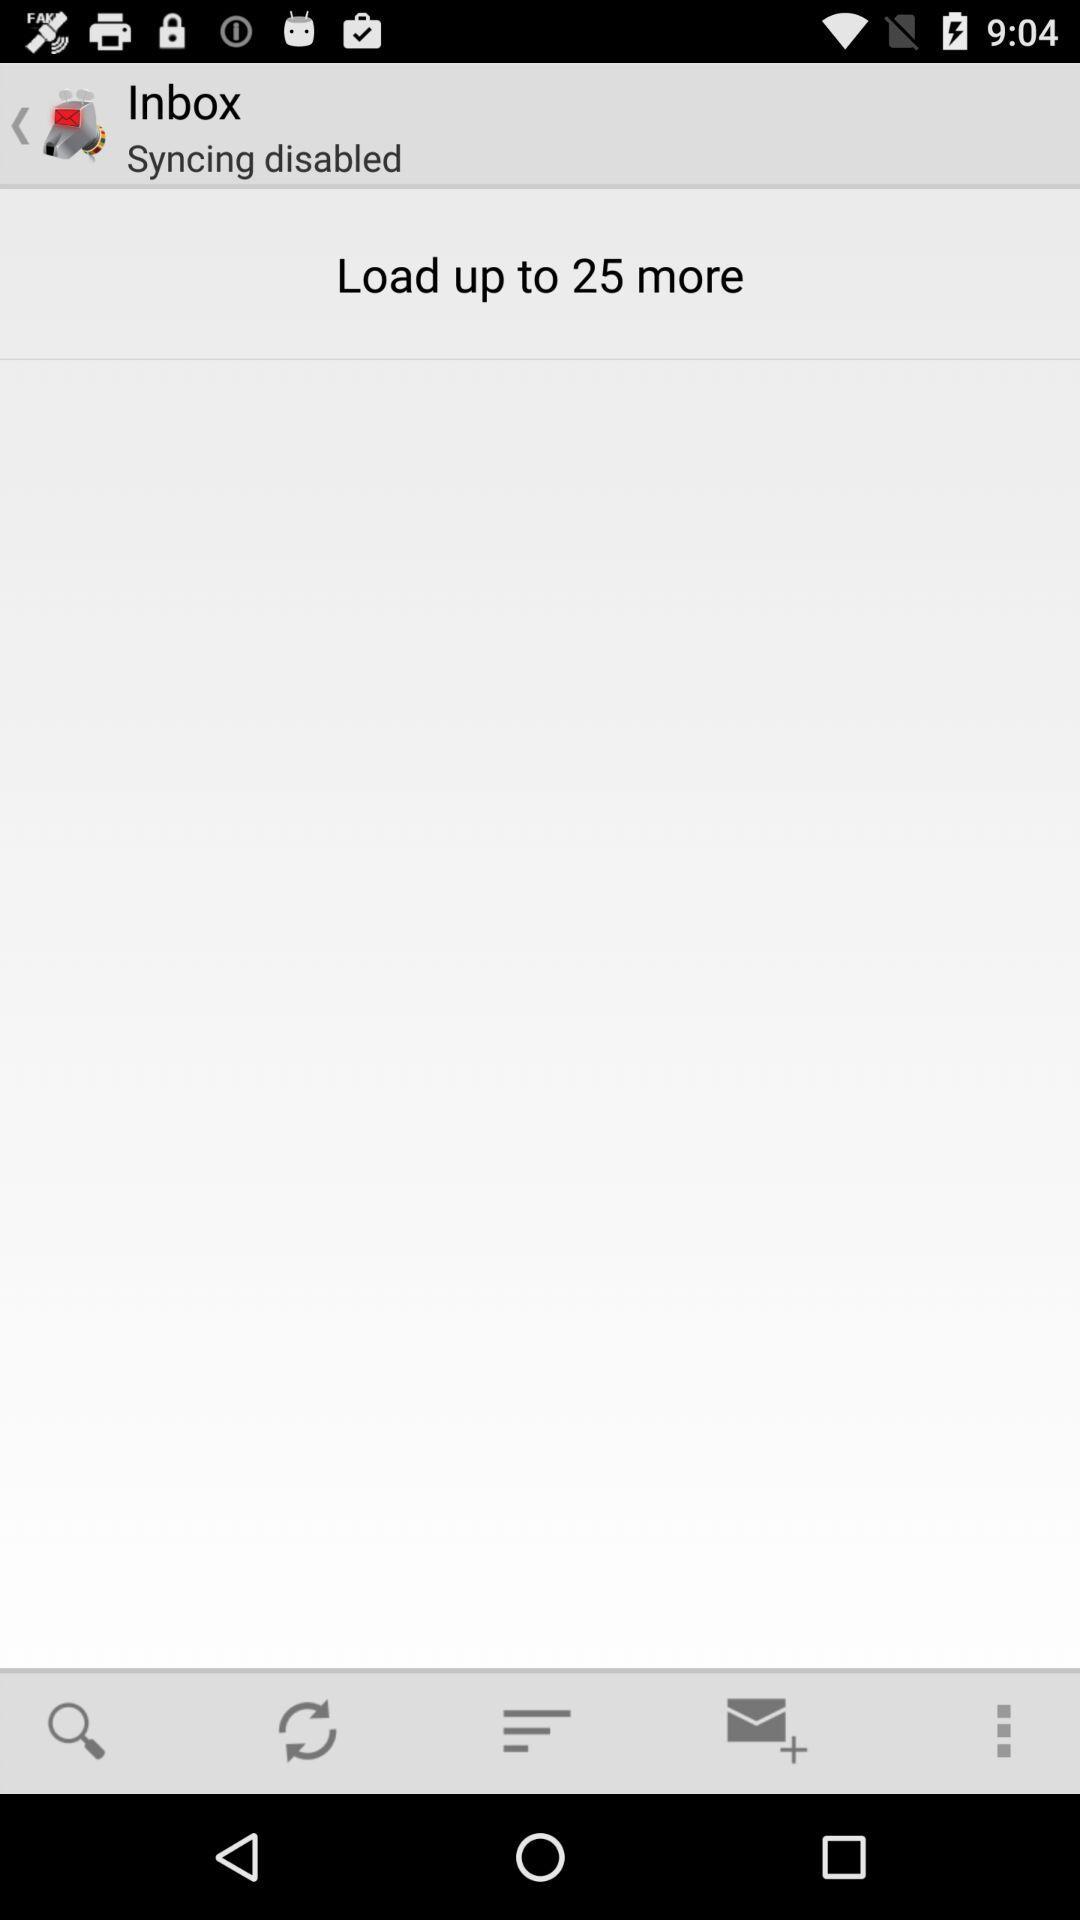 This screenshot has height=1920, width=1080. What do you see at coordinates (536, 1730) in the screenshot?
I see `the icon at the bottom` at bounding box center [536, 1730].